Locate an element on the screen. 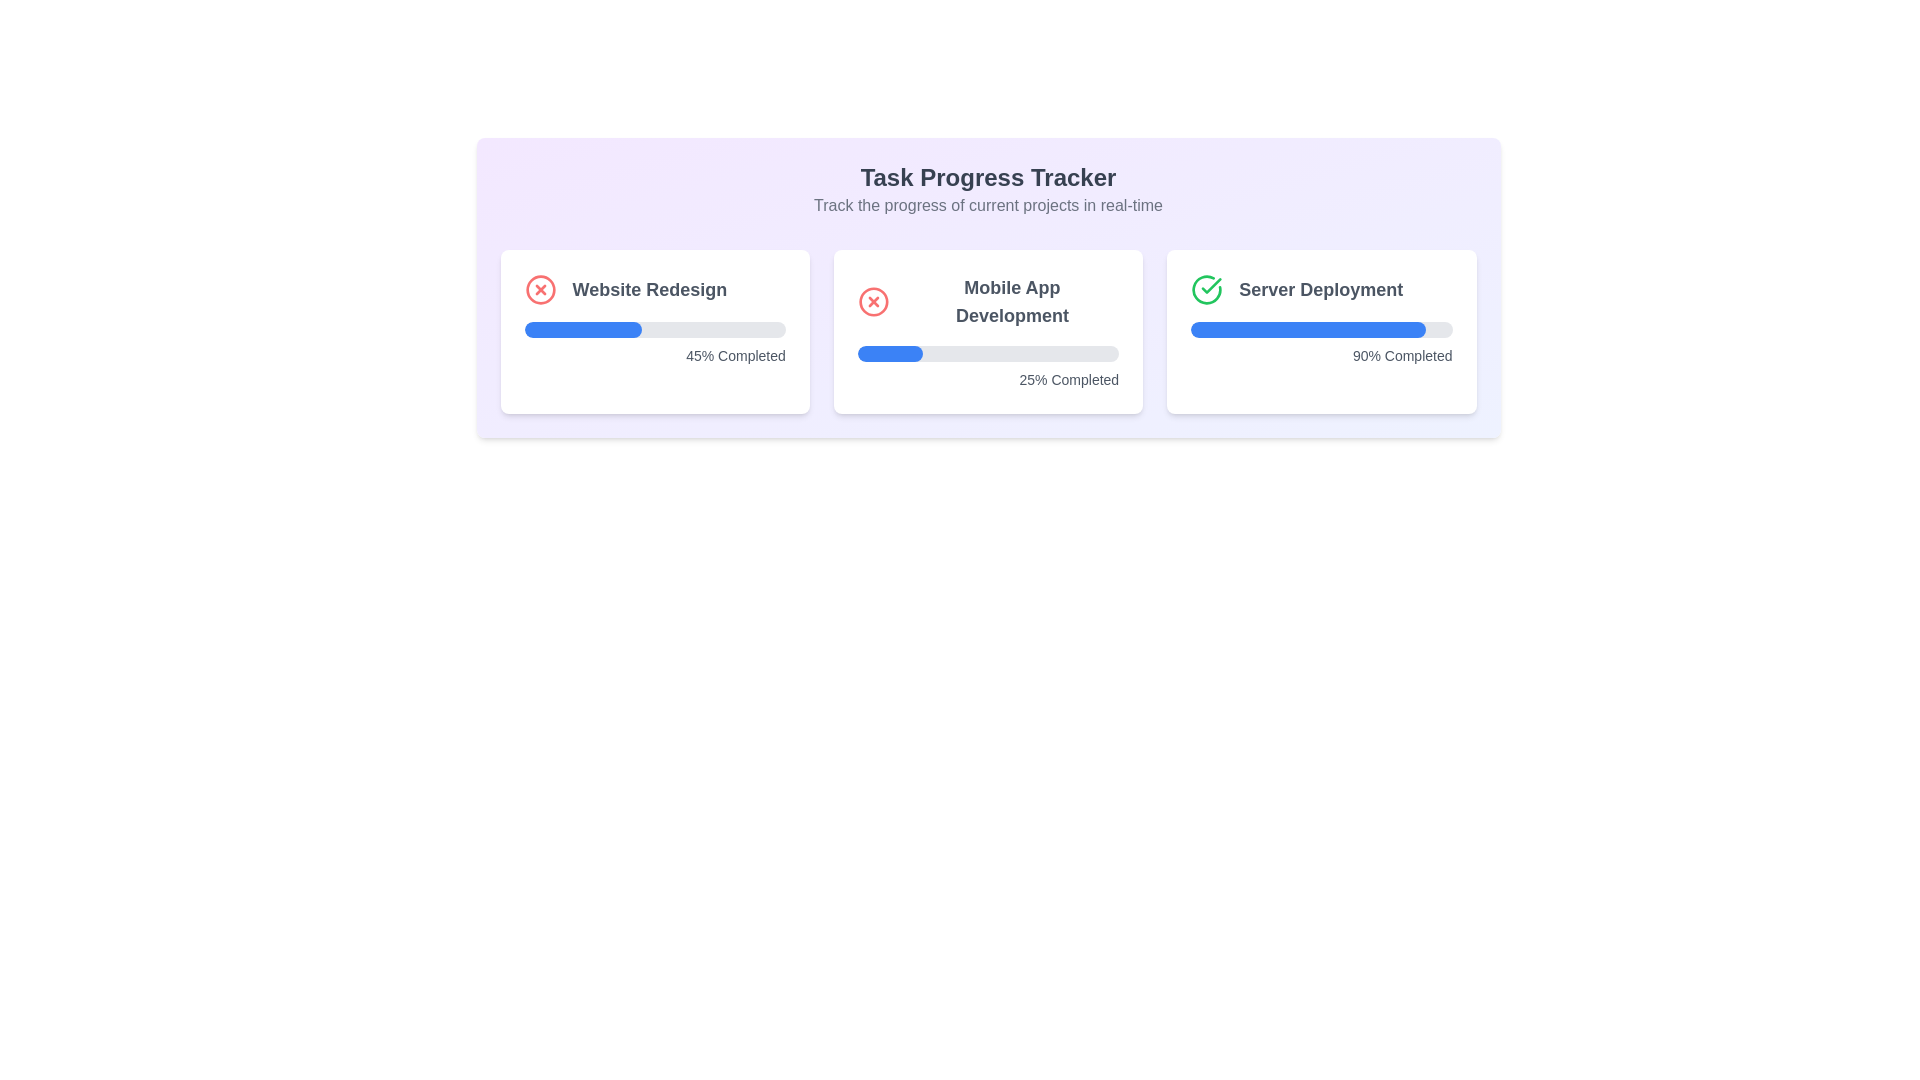 This screenshot has width=1920, height=1080. the icon indicator representing the status of the 'Website Redesign' project, located to the immediate left of the text 'Website Redesign' is located at coordinates (540, 289).